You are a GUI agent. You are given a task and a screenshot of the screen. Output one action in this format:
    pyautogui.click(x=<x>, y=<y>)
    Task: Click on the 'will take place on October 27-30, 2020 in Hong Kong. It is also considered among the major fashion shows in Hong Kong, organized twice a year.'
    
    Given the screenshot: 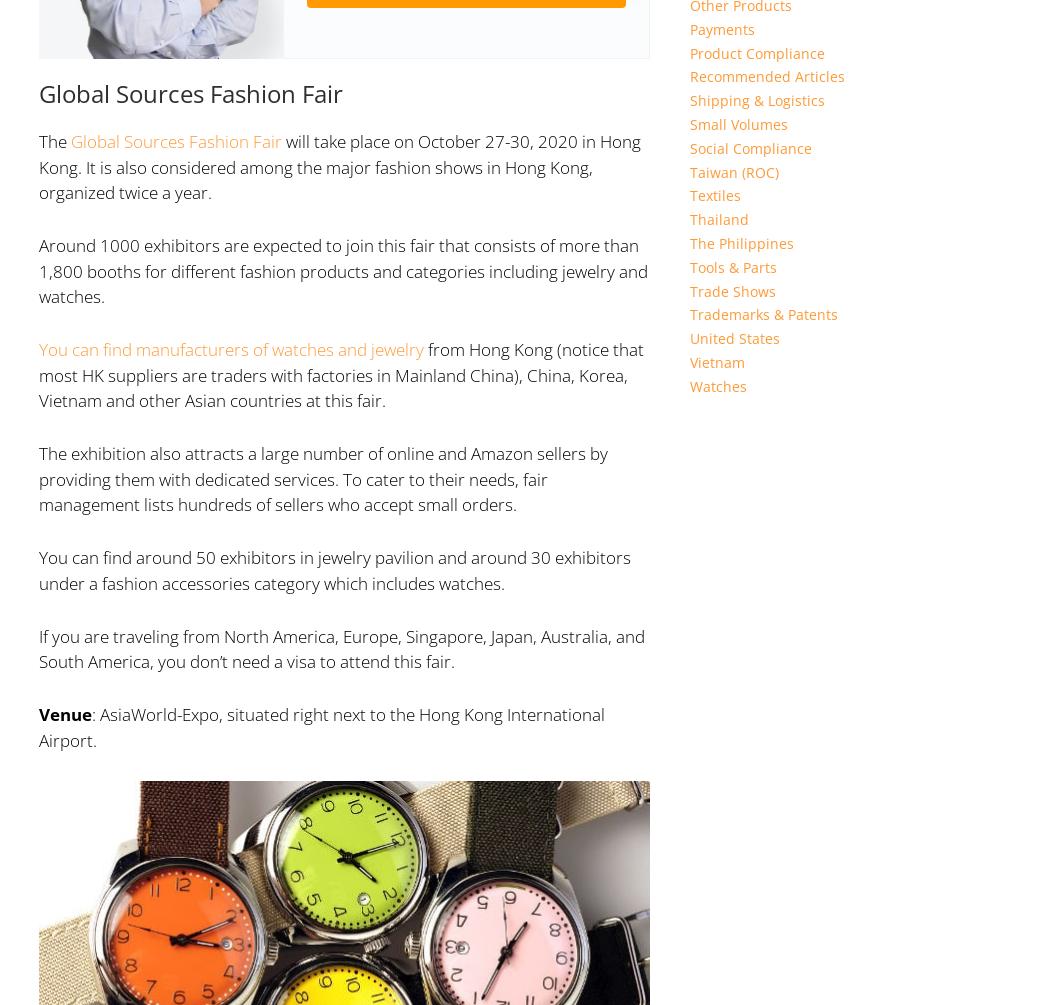 What is the action you would take?
    pyautogui.click(x=338, y=167)
    